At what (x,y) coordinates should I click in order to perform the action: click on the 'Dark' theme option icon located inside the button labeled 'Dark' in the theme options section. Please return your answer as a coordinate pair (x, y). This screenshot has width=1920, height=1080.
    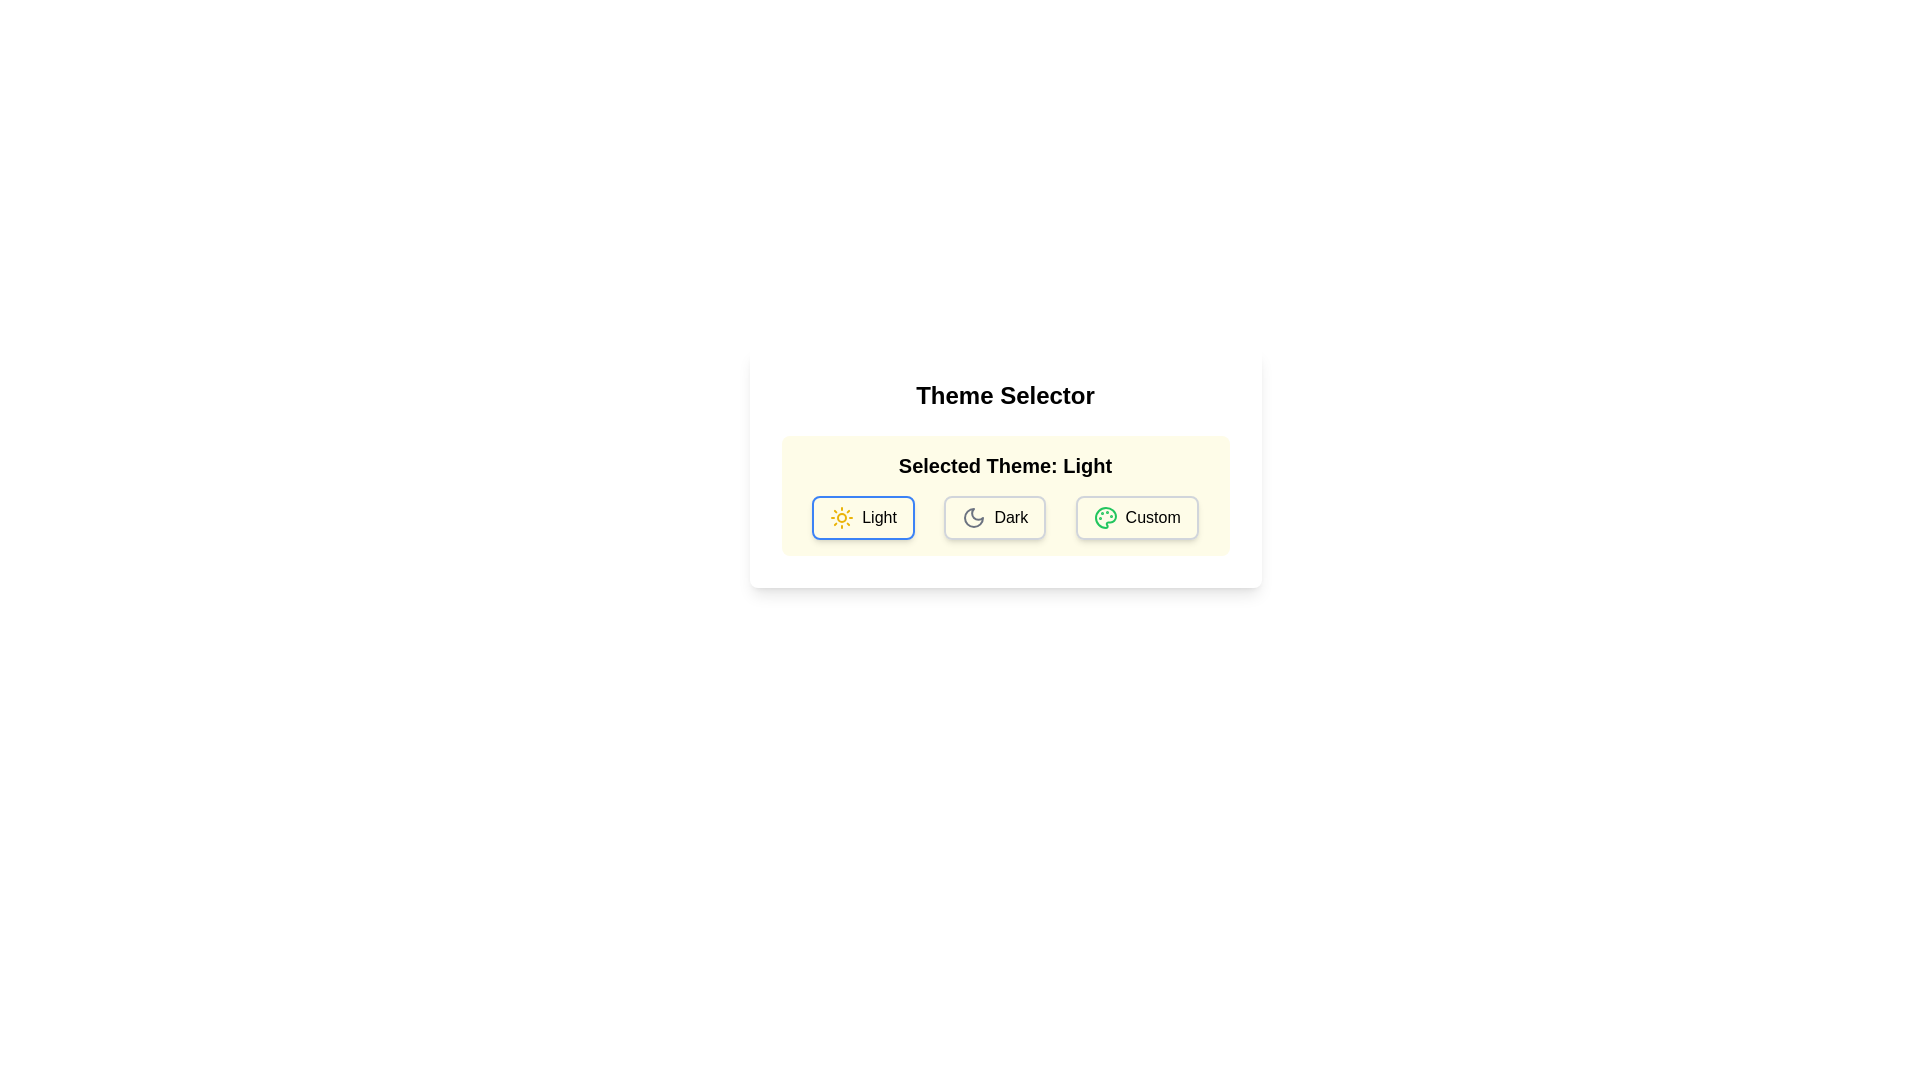
    Looking at the image, I should click on (974, 516).